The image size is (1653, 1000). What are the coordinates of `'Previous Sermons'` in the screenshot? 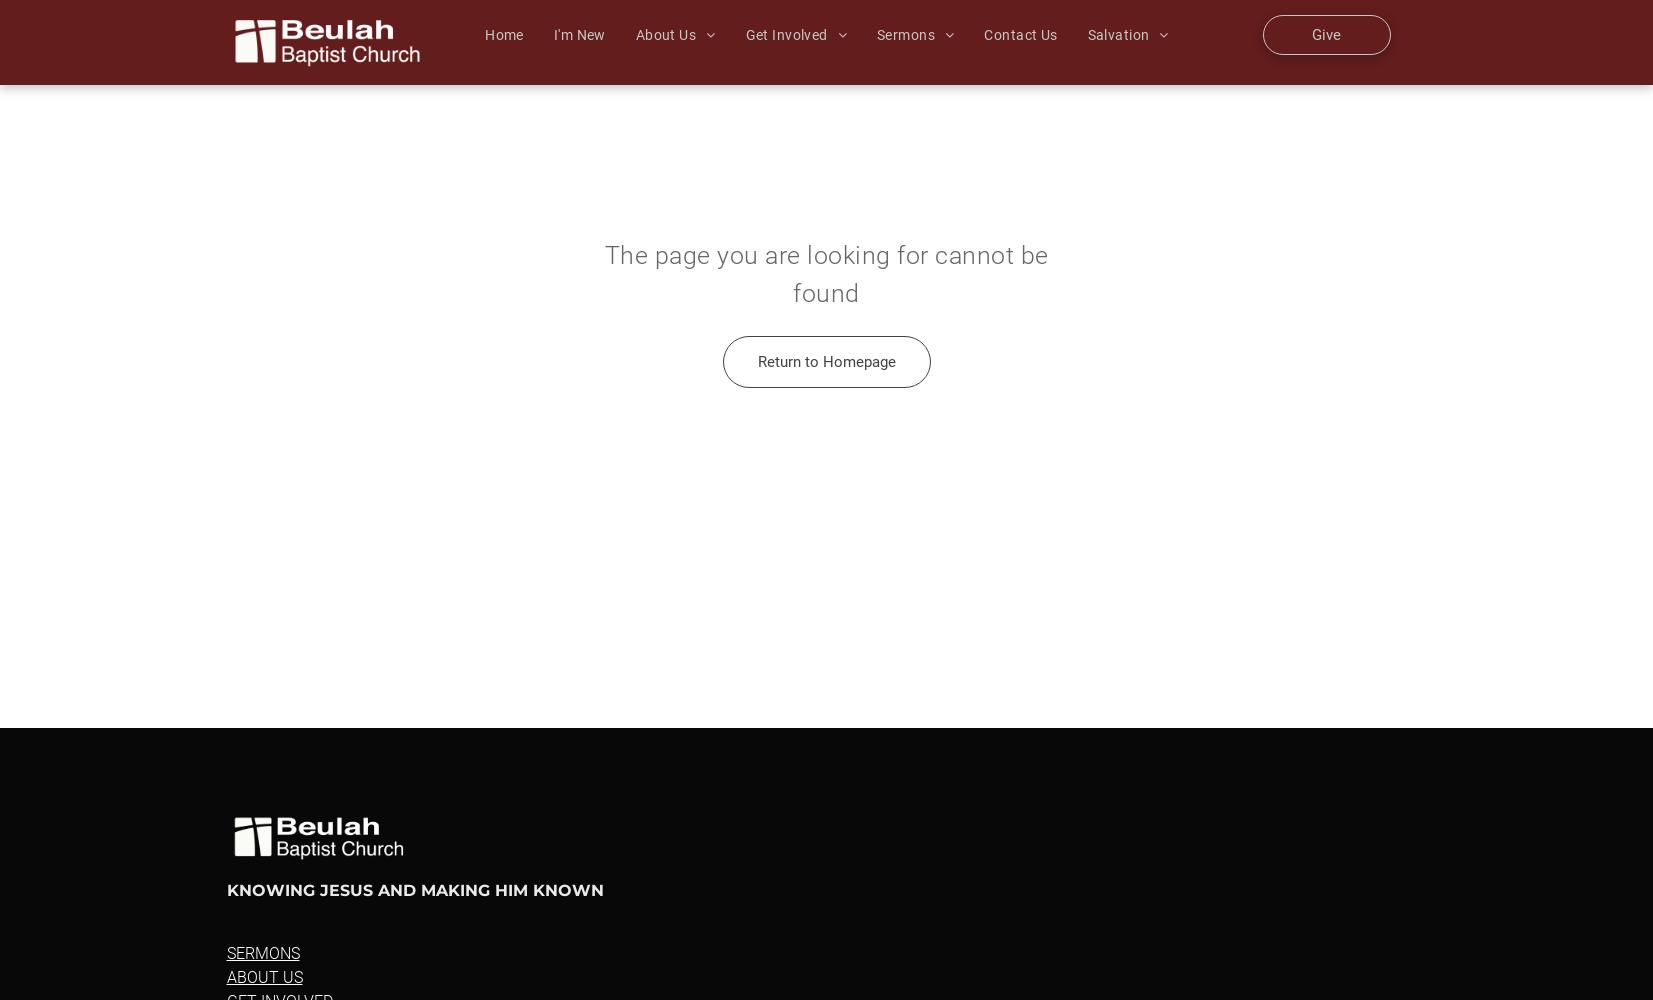 It's located at (956, 61).